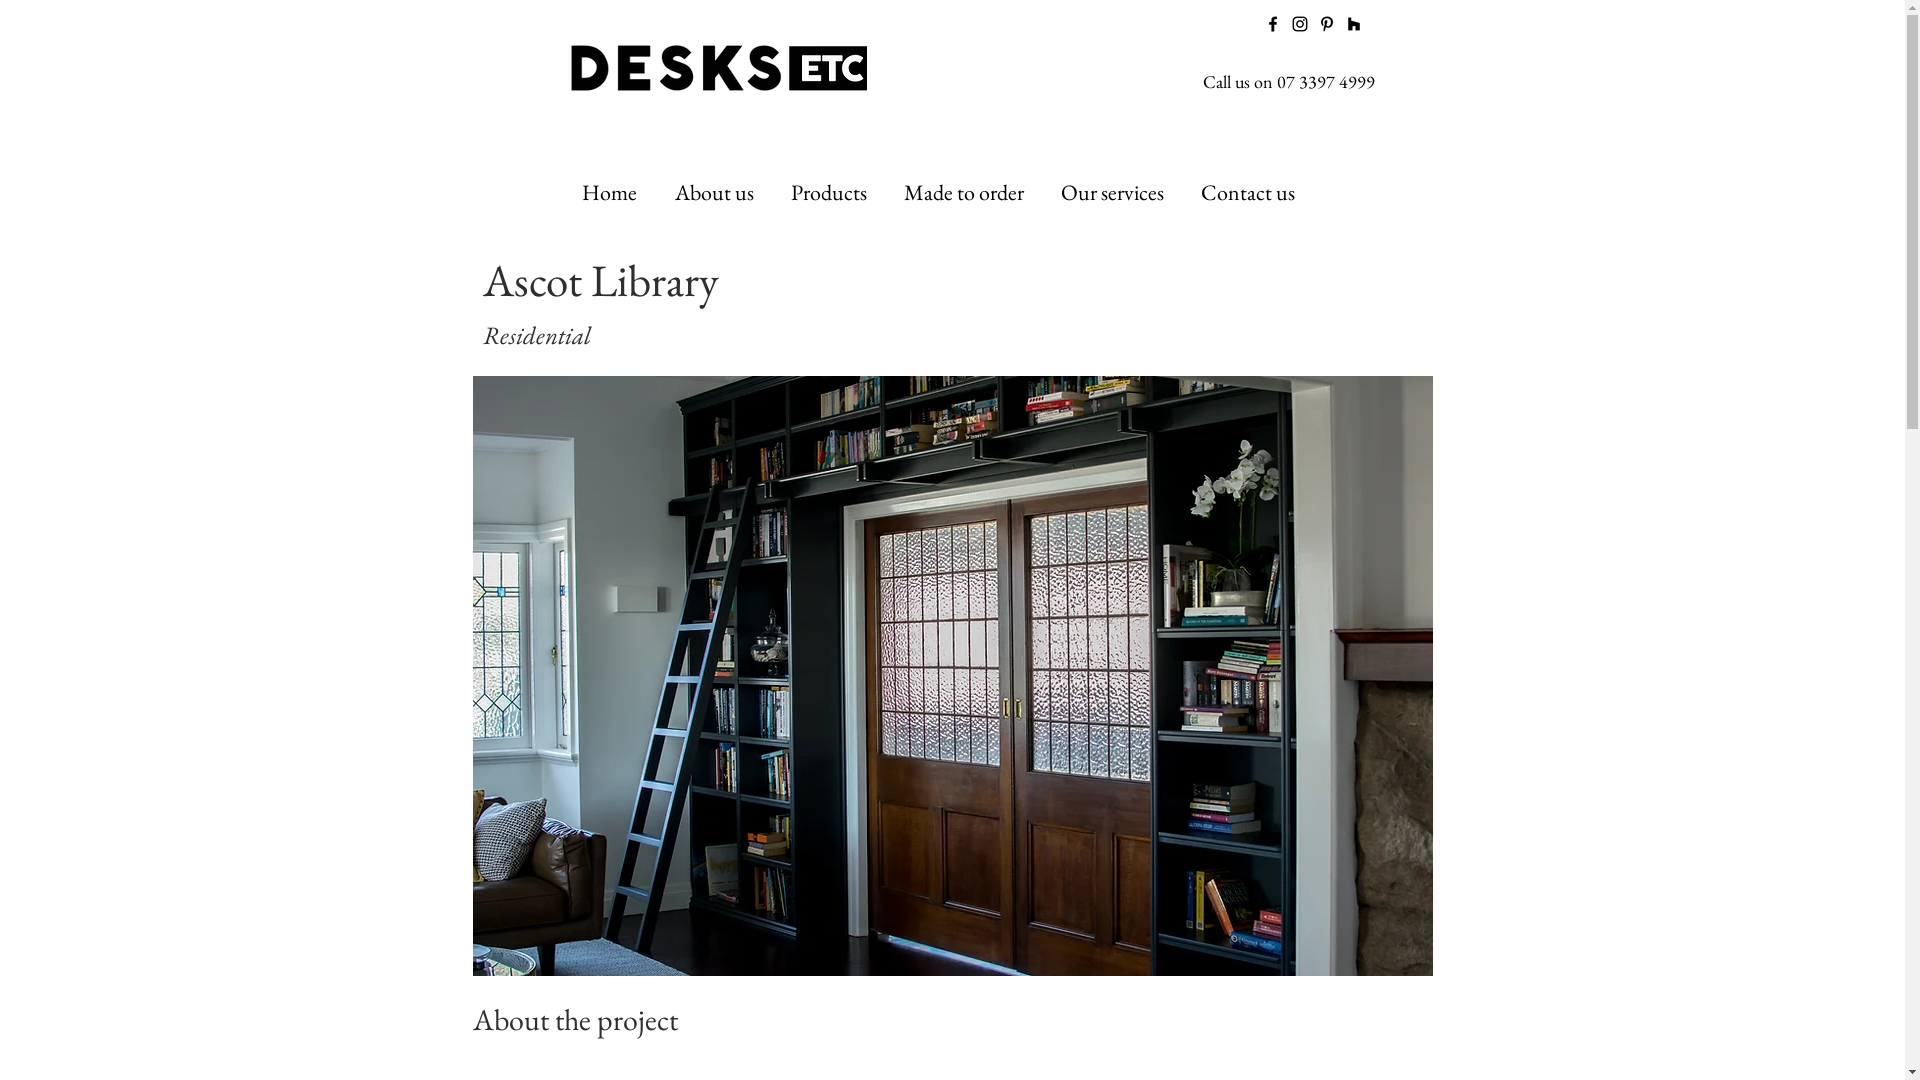 The height and width of the screenshot is (1080, 1920). What do you see at coordinates (660, 192) in the screenshot?
I see `'About us'` at bounding box center [660, 192].